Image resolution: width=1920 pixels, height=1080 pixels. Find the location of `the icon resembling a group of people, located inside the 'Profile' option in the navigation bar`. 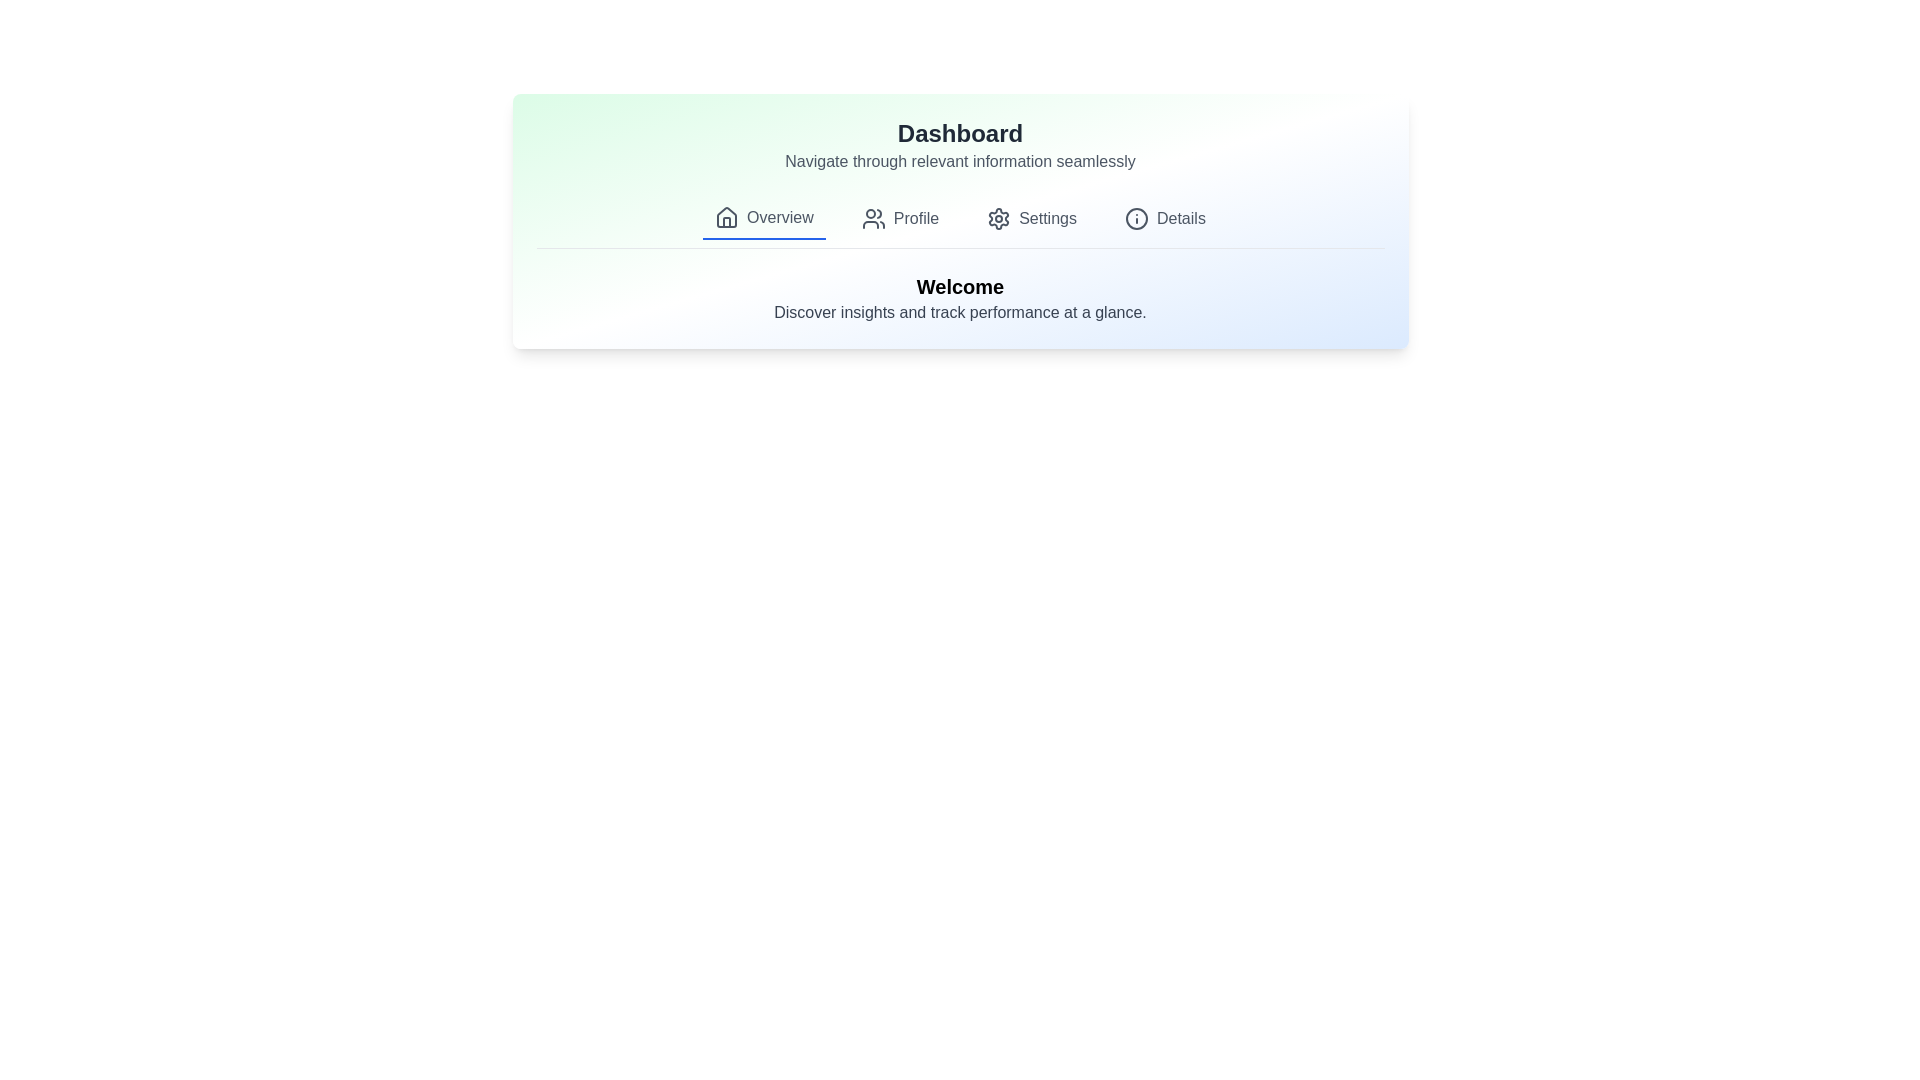

the icon resembling a group of people, located inside the 'Profile' option in the navigation bar is located at coordinates (873, 219).